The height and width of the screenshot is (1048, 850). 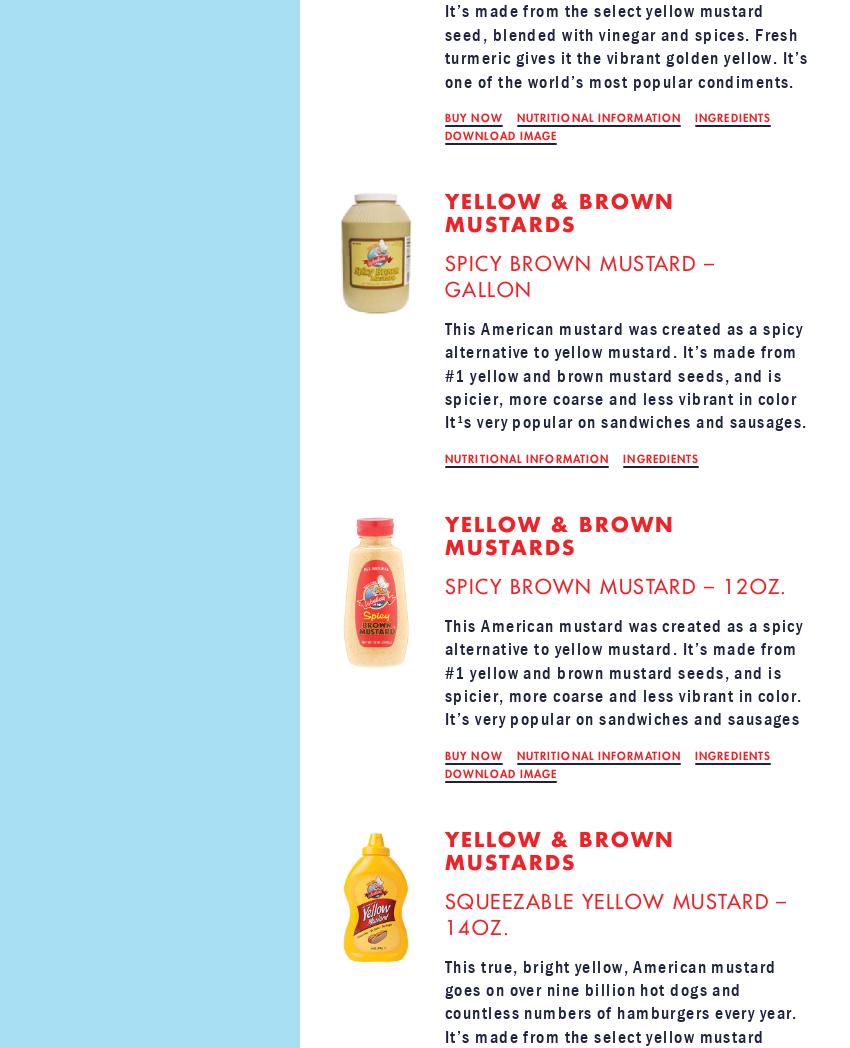 I want to click on 'This American mustard was created as a spicy alternative to yellow mustard. It’s made from #1 yellow and brown mustard seeds, and is spicier, more coarse and less vibrant in color It¹s very popular on sandwiches and sausages.', so click(x=625, y=374).